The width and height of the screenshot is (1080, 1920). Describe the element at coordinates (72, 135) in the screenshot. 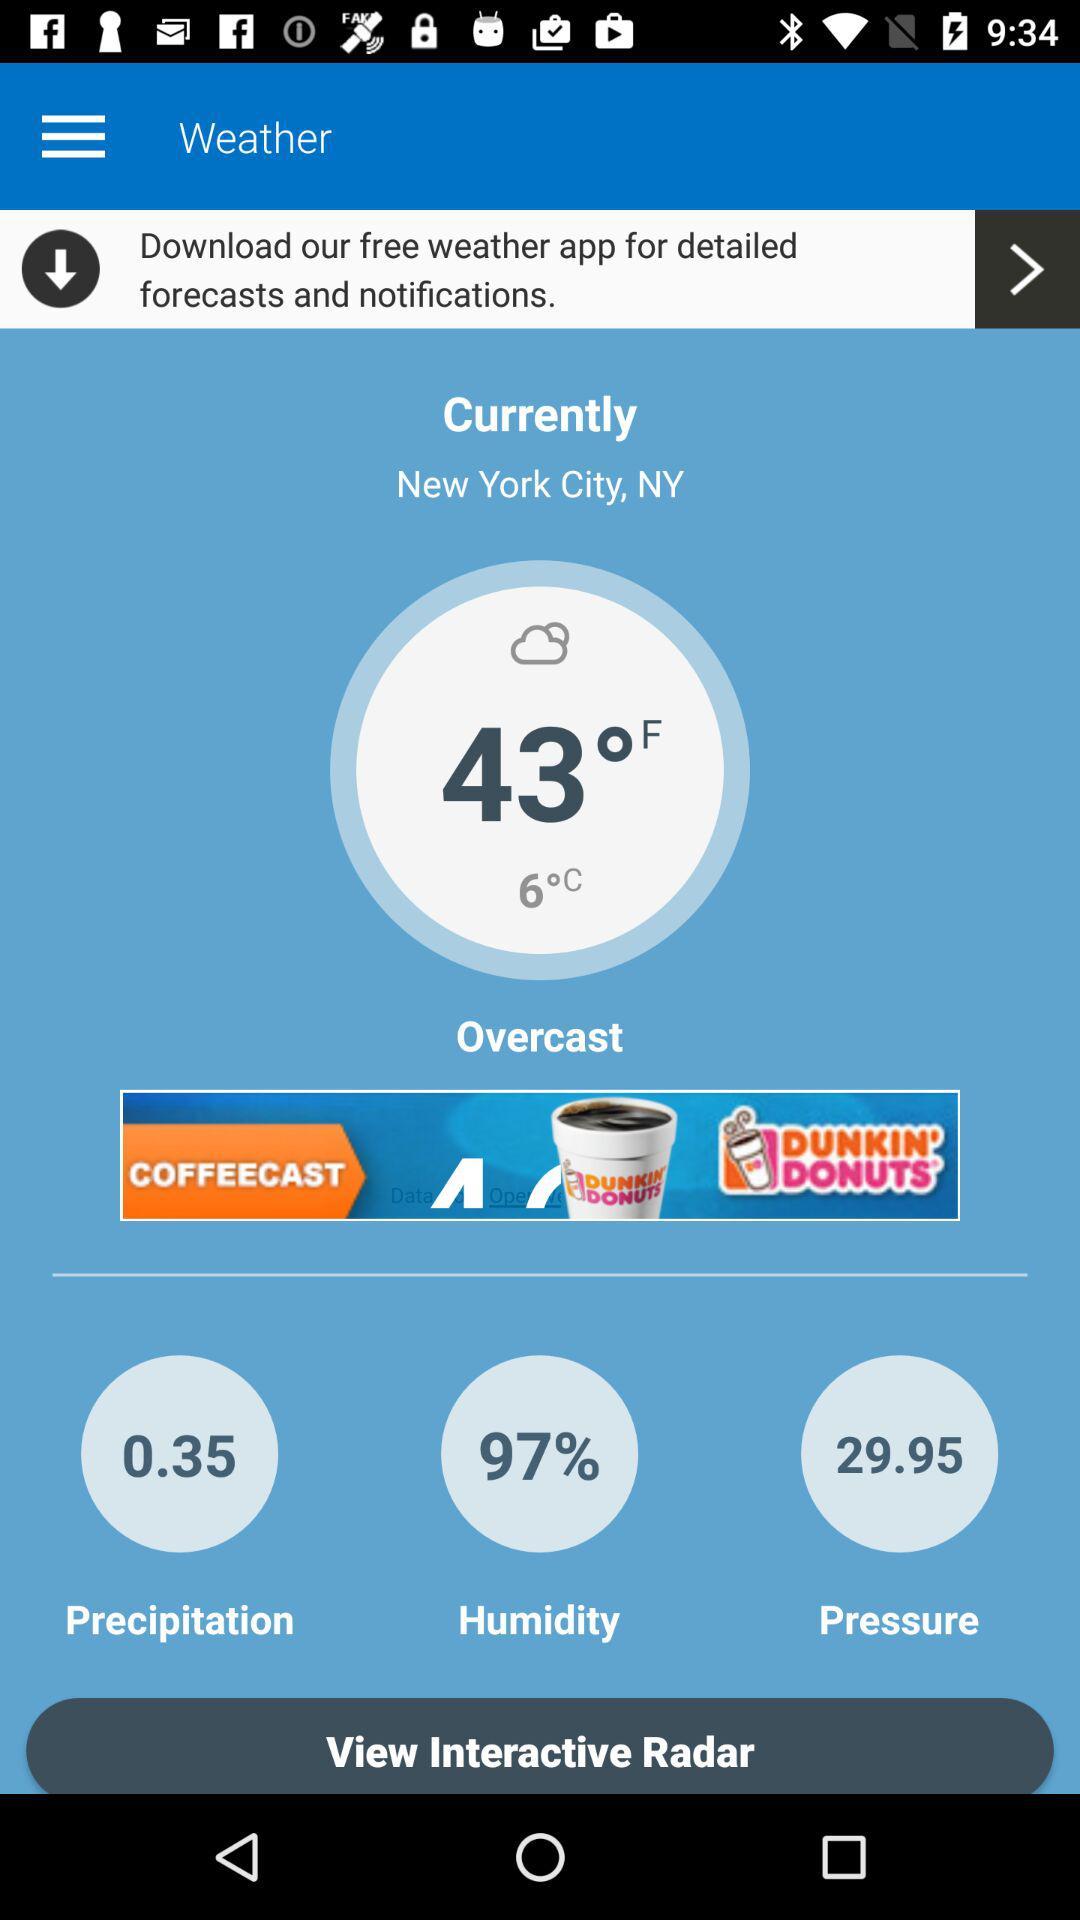

I see `the menu icon` at that location.